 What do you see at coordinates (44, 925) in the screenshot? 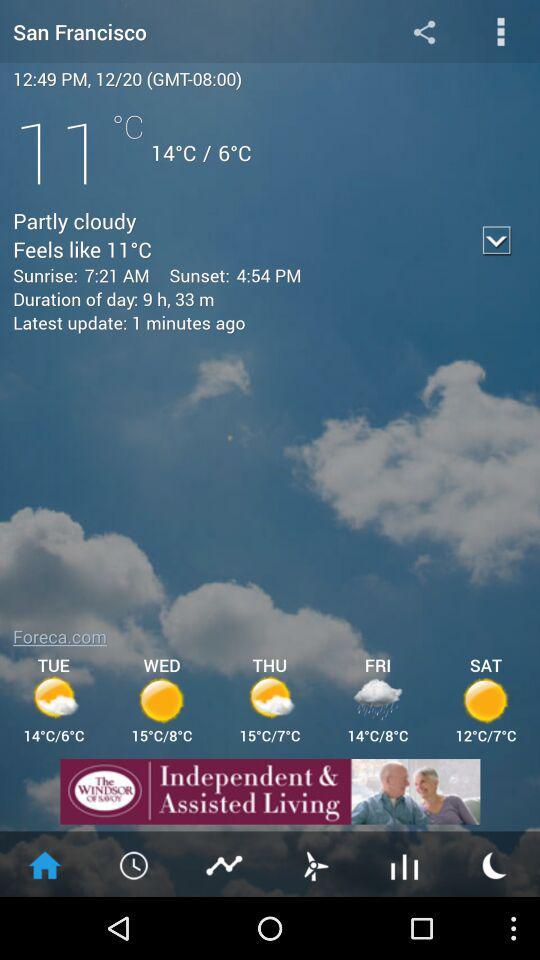
I see `the home icon` at bounding box center [44, 925].